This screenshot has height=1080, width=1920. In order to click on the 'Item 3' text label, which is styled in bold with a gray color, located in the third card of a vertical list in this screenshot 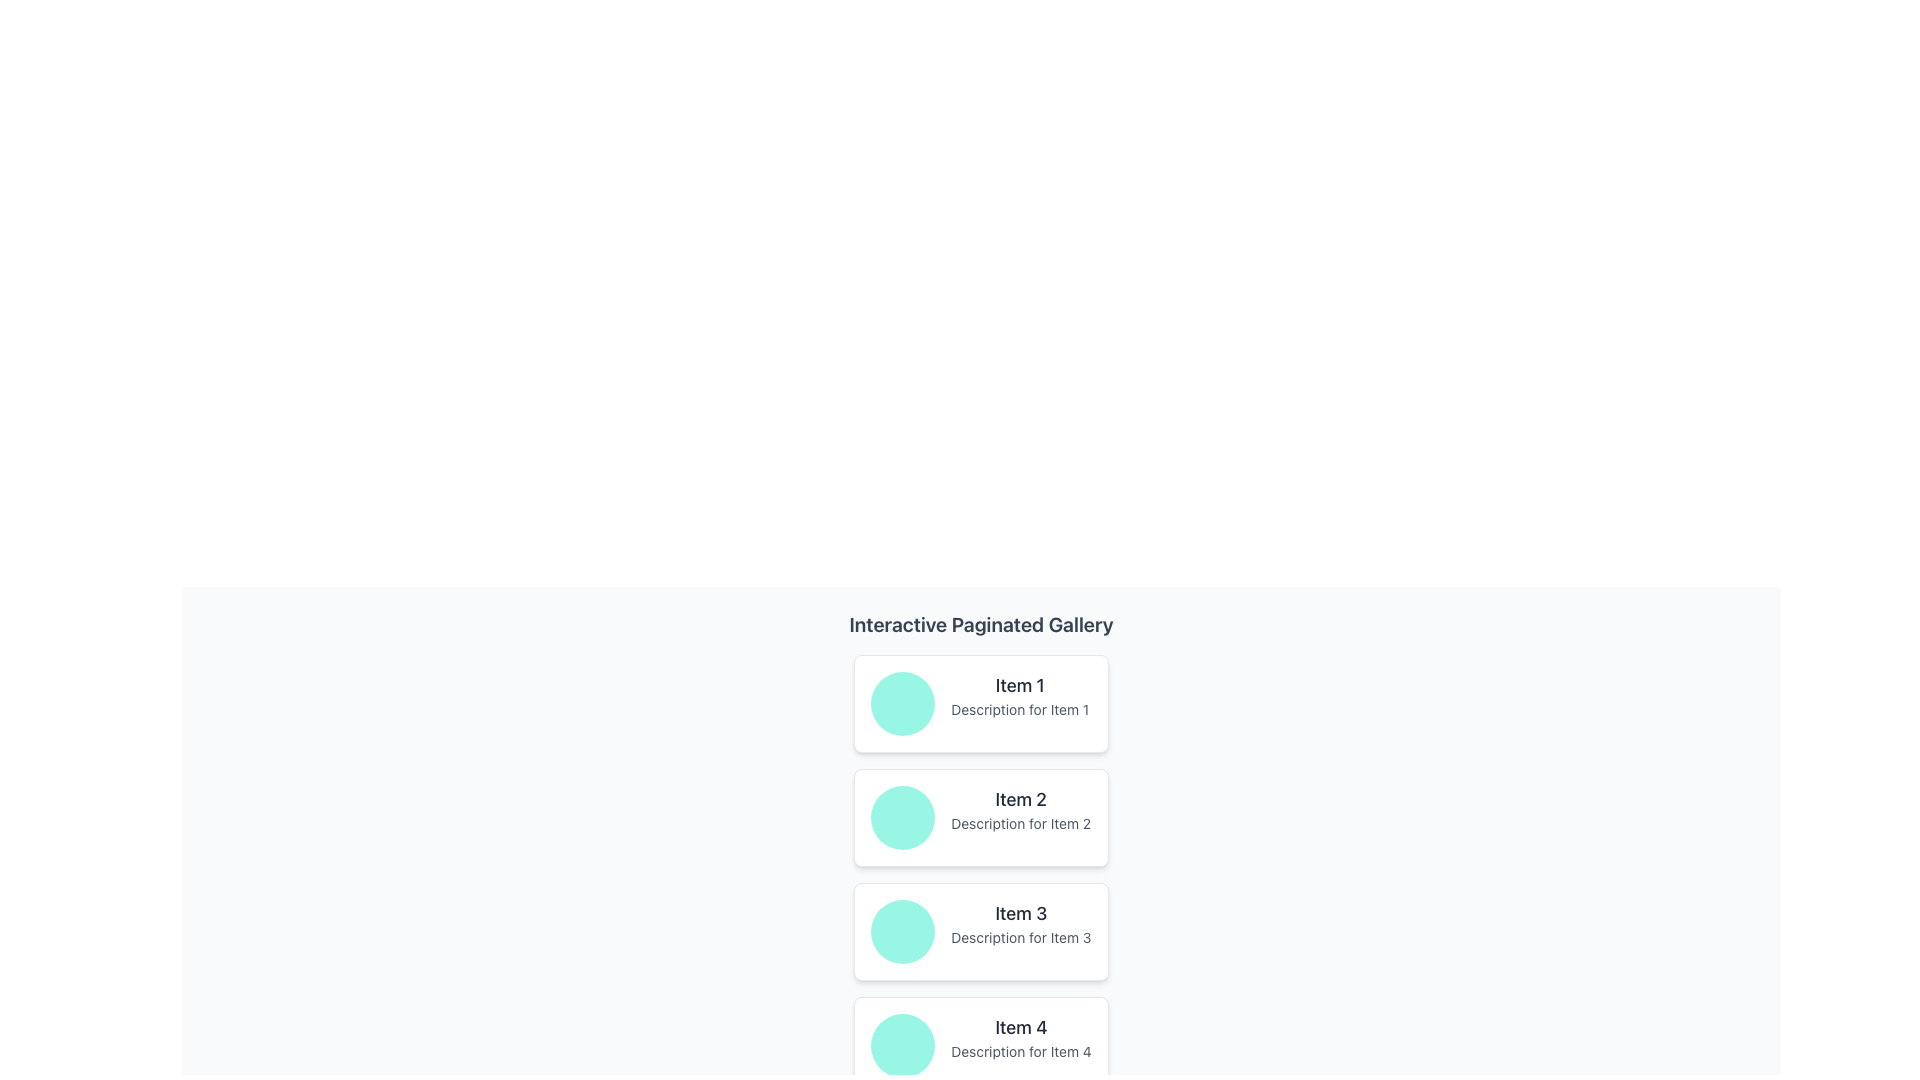, I will do `click(1021, 914)`.